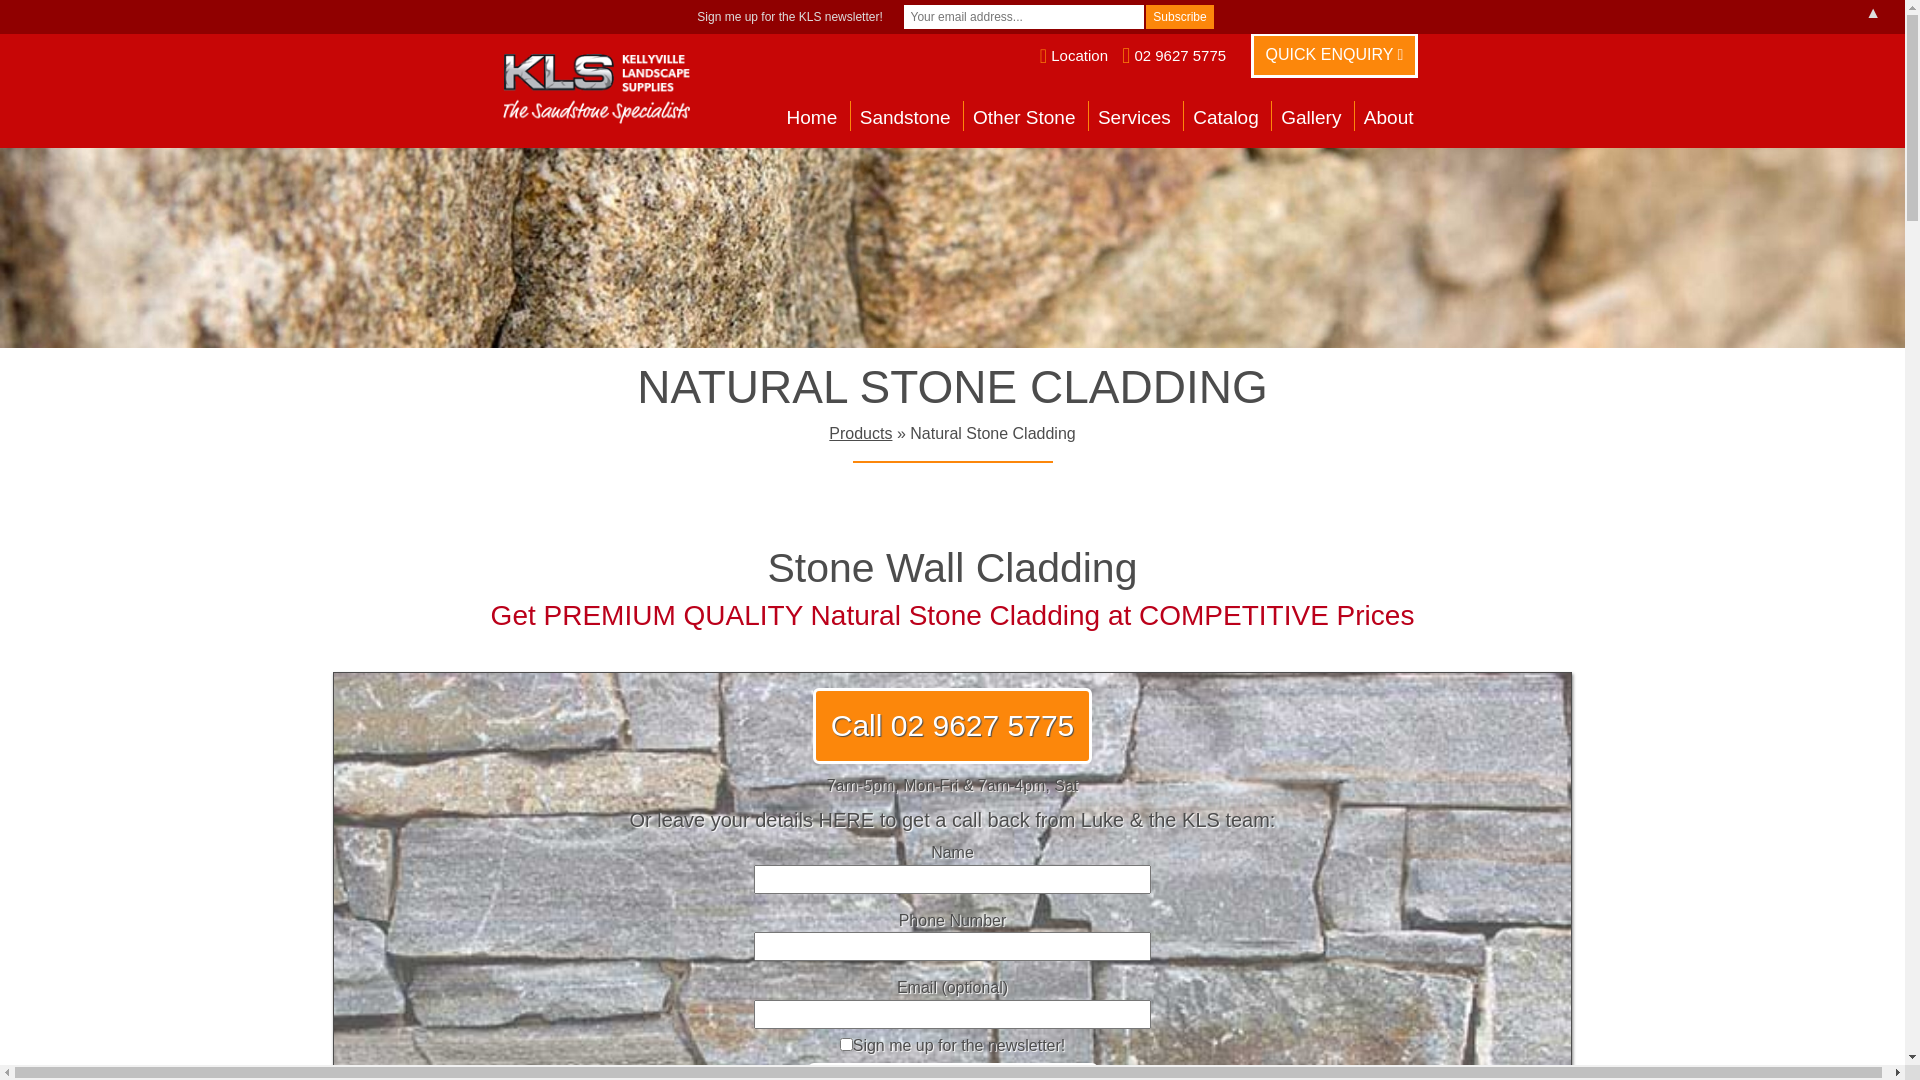  What do you see at coordinates (1023, 120) in the screenshot?
I see `'Other Stone'` at bounding box center [1023, 120].